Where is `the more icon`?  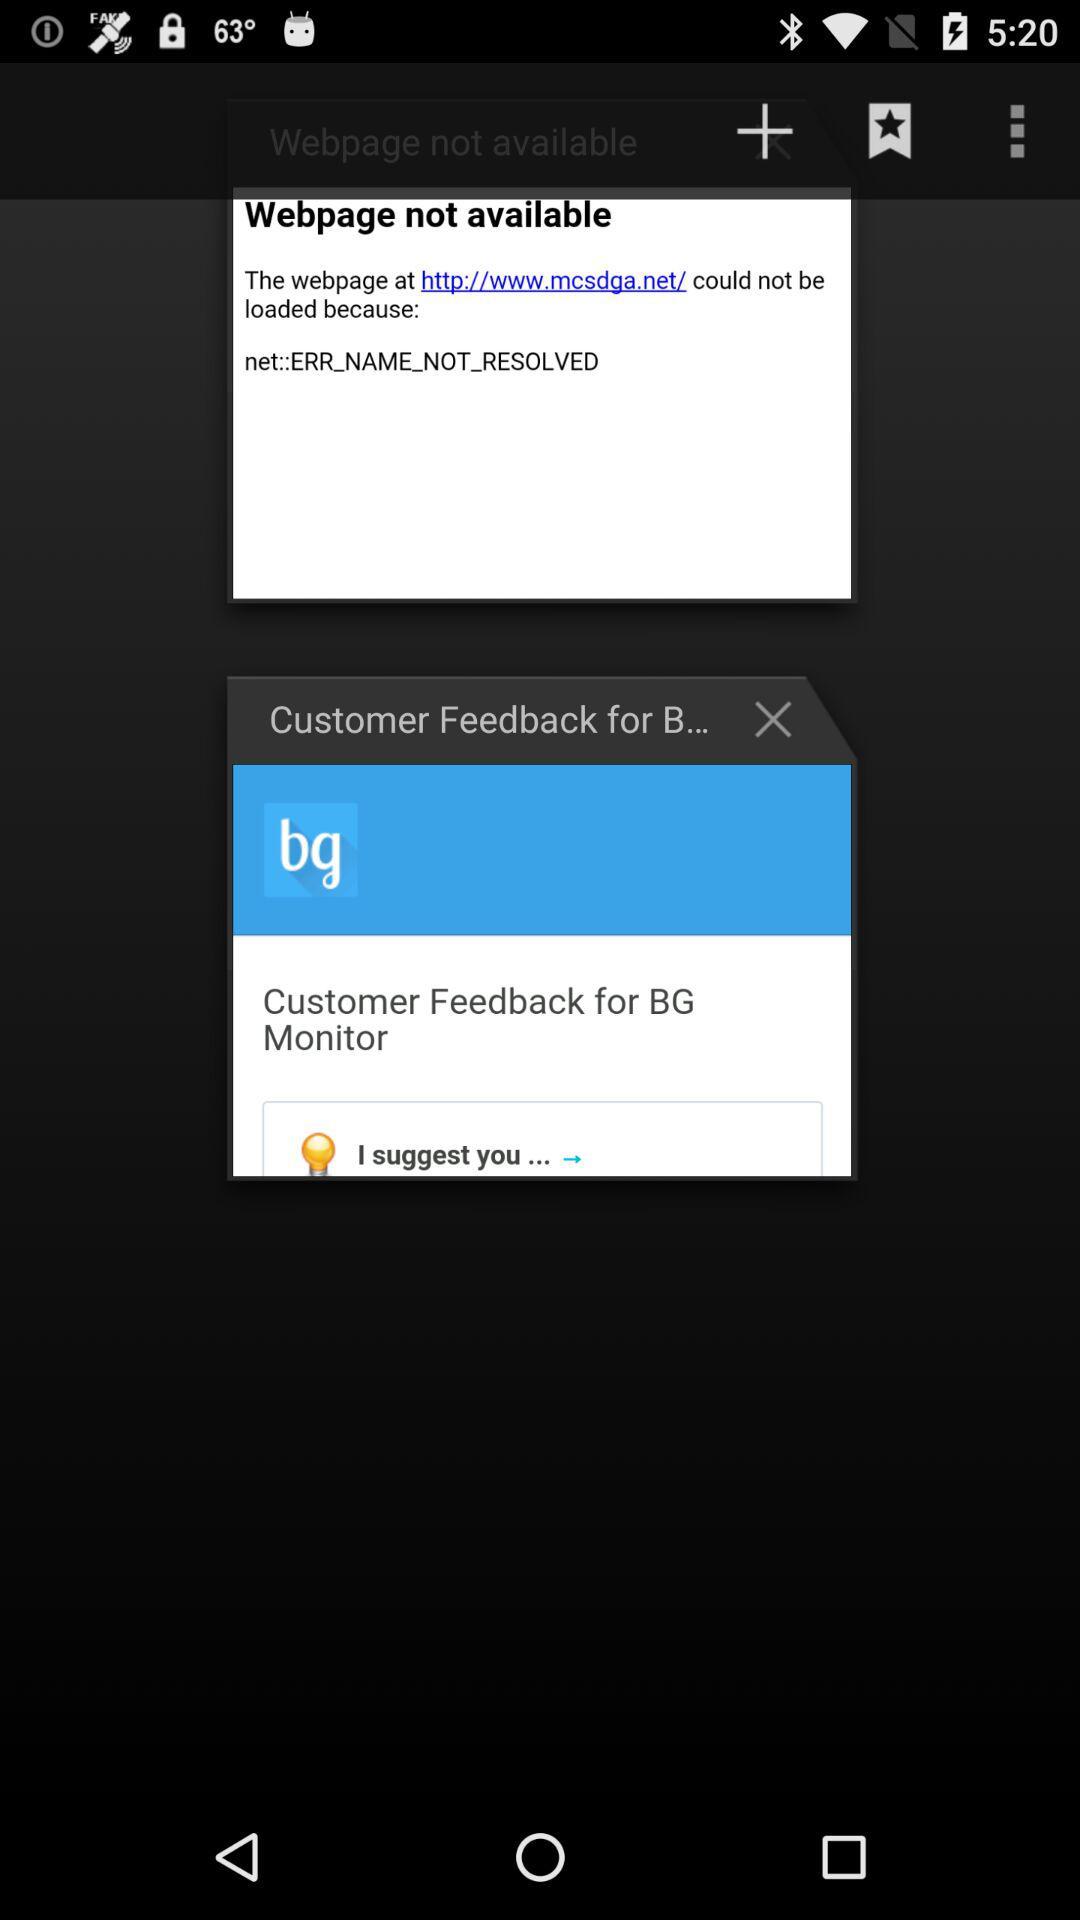
the more icon is located at coordinates (1017, 139).